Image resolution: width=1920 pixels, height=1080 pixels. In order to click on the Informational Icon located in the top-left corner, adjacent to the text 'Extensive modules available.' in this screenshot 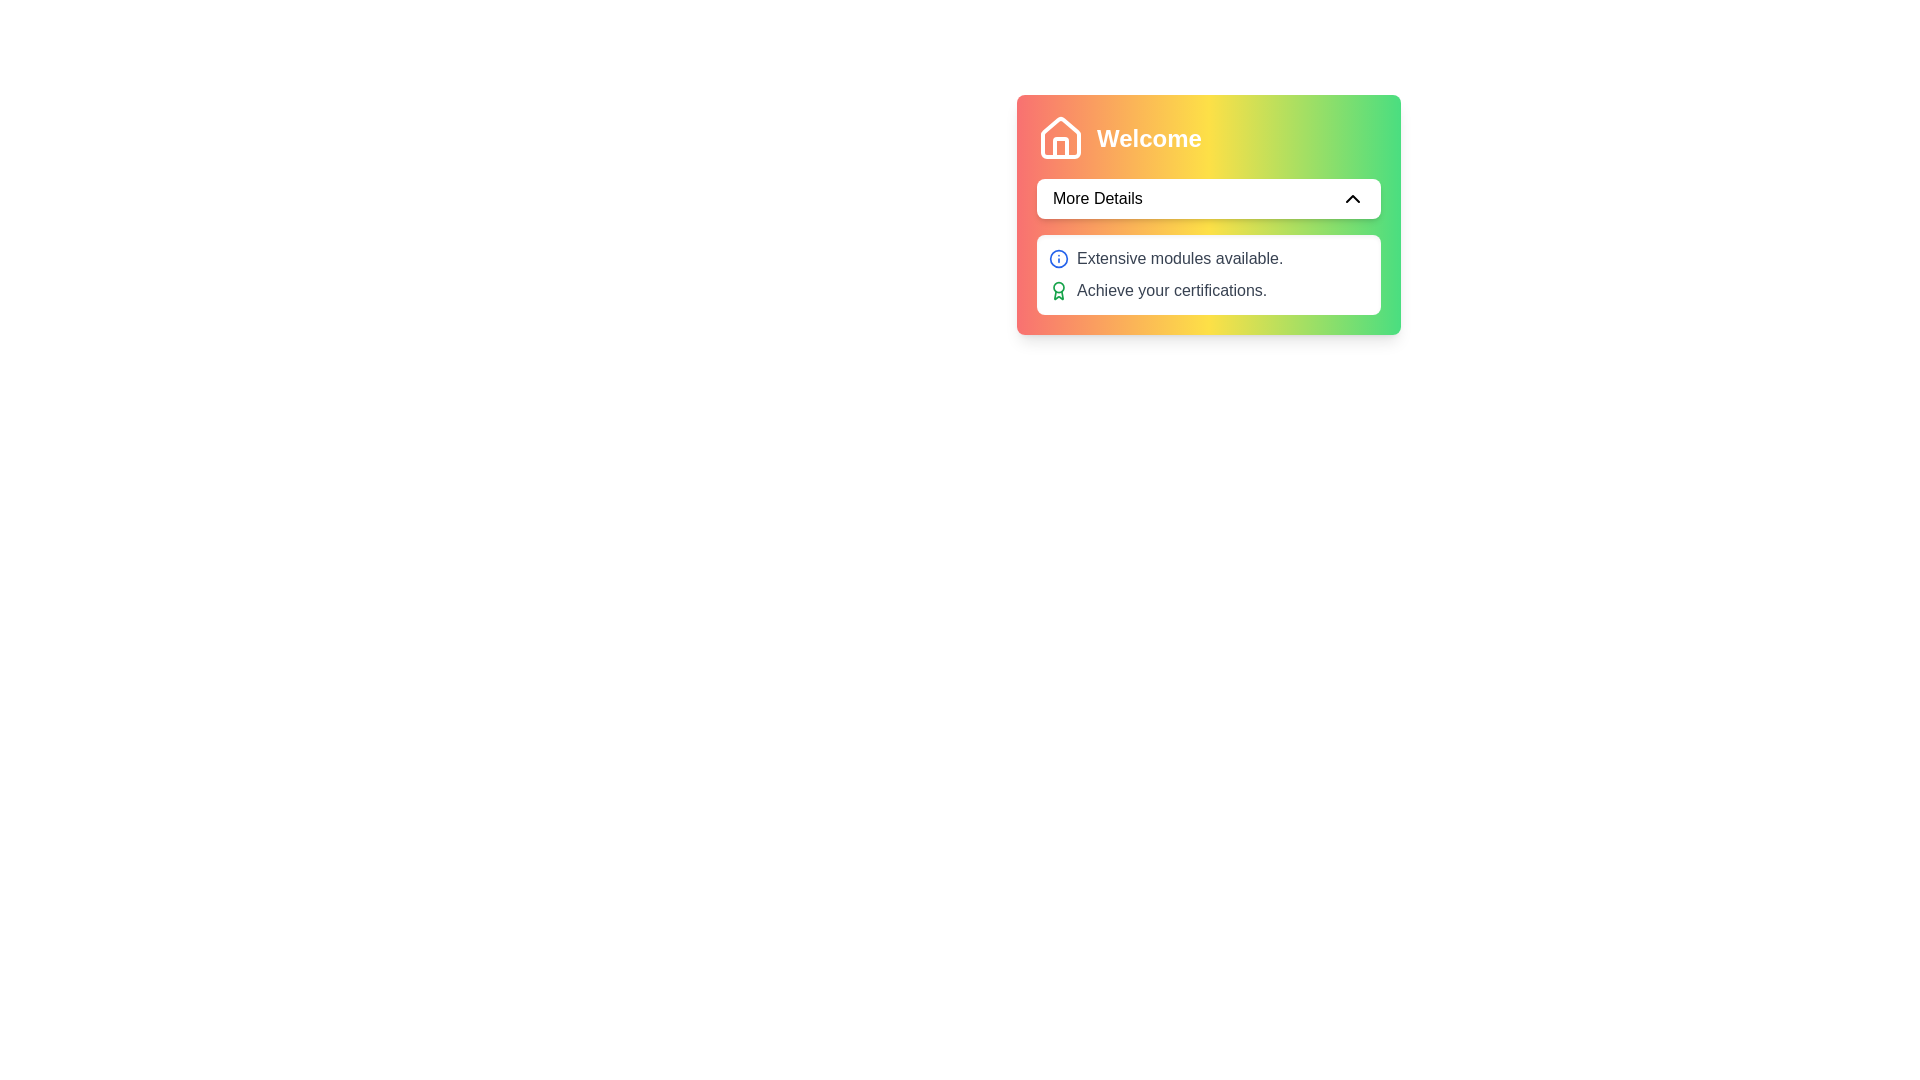, I will do `click(1058, 257)`.